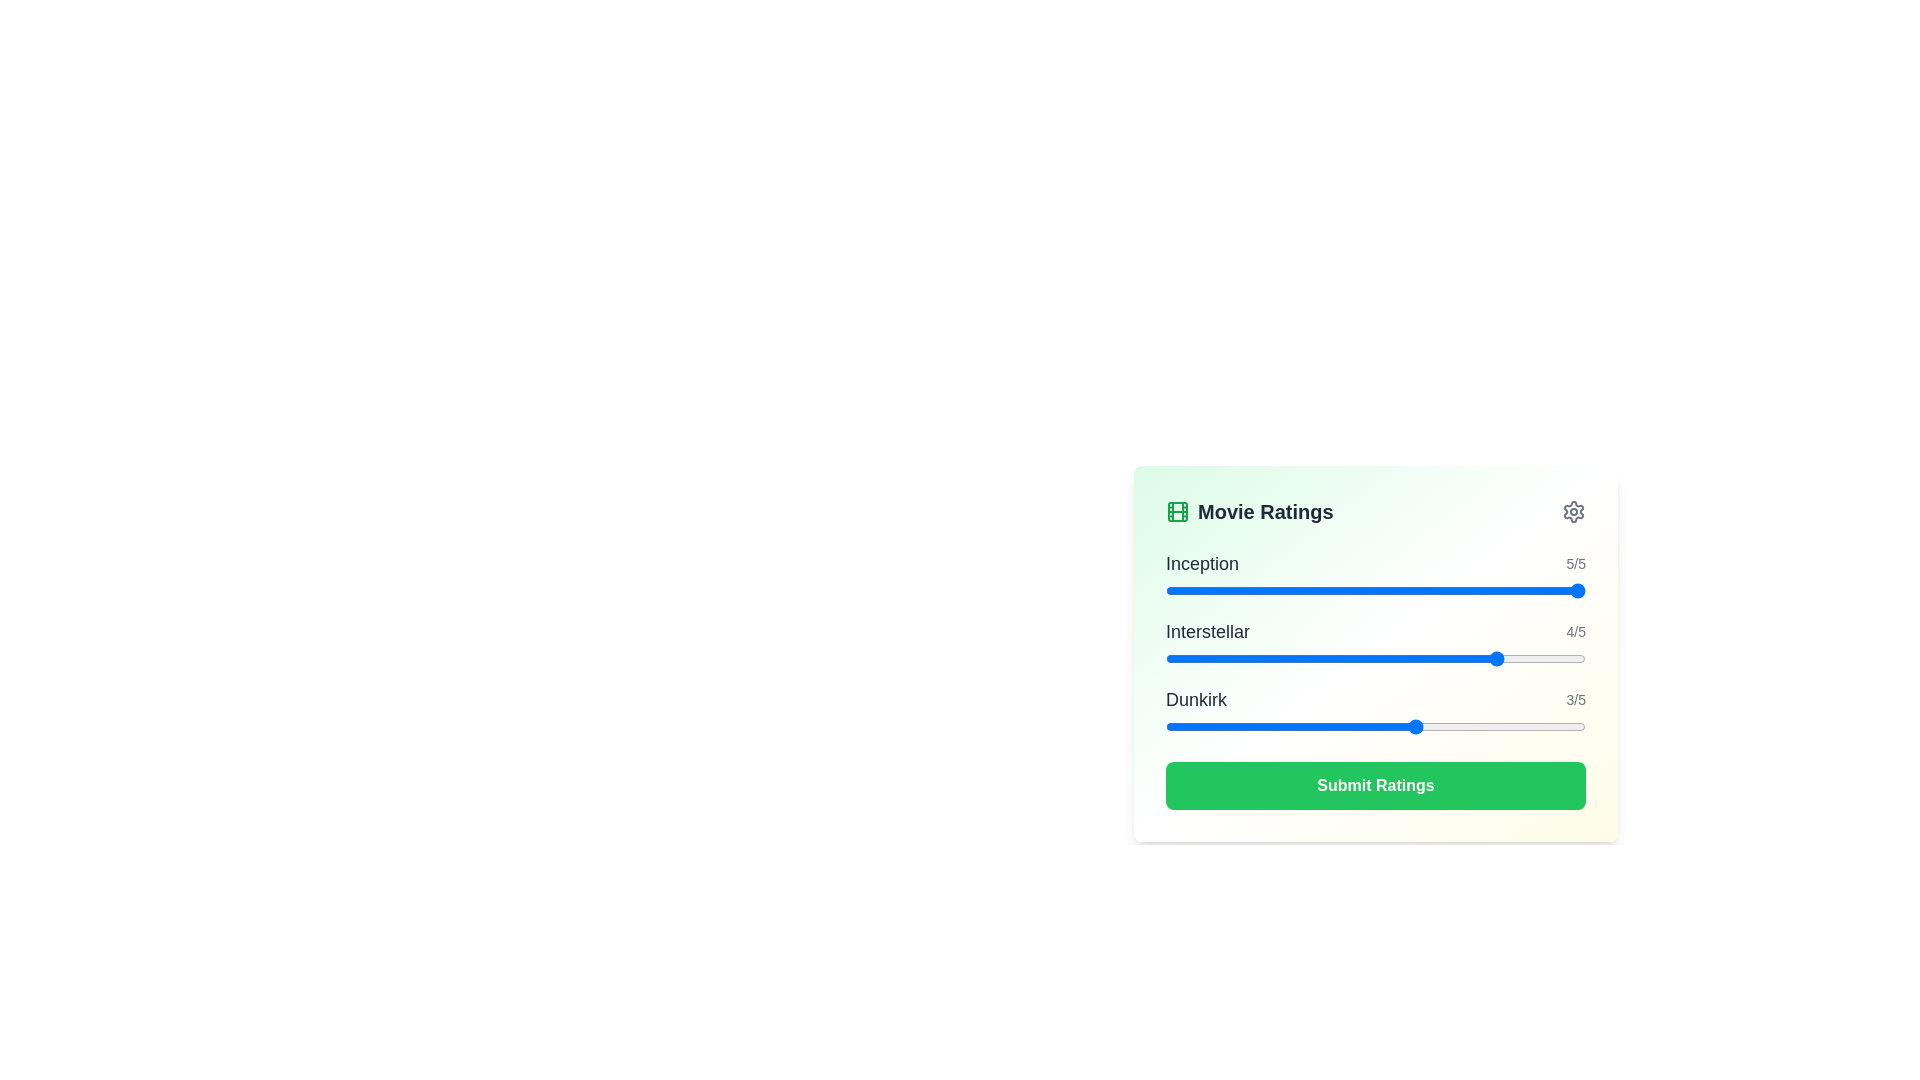 The width and height of the screenshot is (1920, 1080). What do you see at coordinates (1248, 511) in the screenshot?
I see `the title text element that indicates movie ratings, located at the top-left corner of the card-like UI component, to the right of the film icon` at bounding box center [1248, 511].